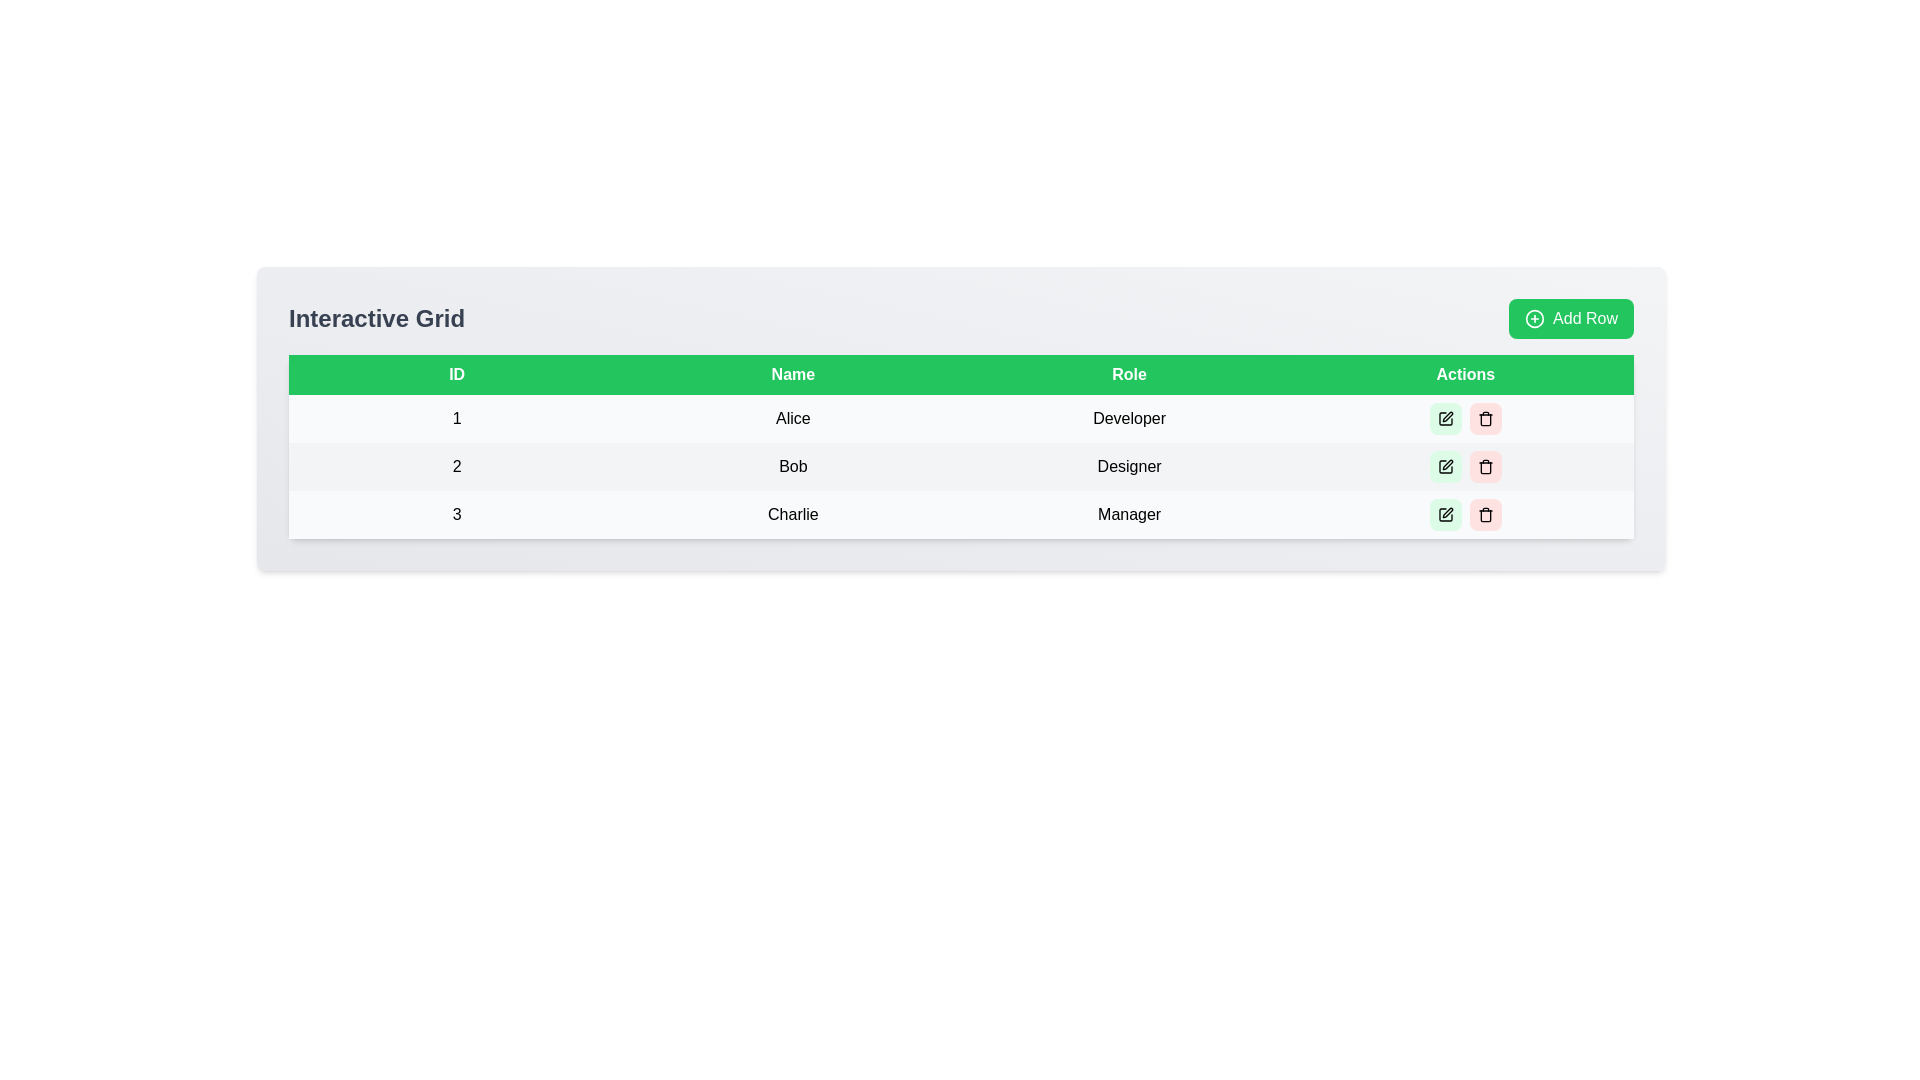 The height and width of the screenshot is (1080, 1920). Describe the element at coordinates (1485, 514) in the screenshot. I see `the delete IconButton located in the 'Actions' column of the last row of the table` at that location.